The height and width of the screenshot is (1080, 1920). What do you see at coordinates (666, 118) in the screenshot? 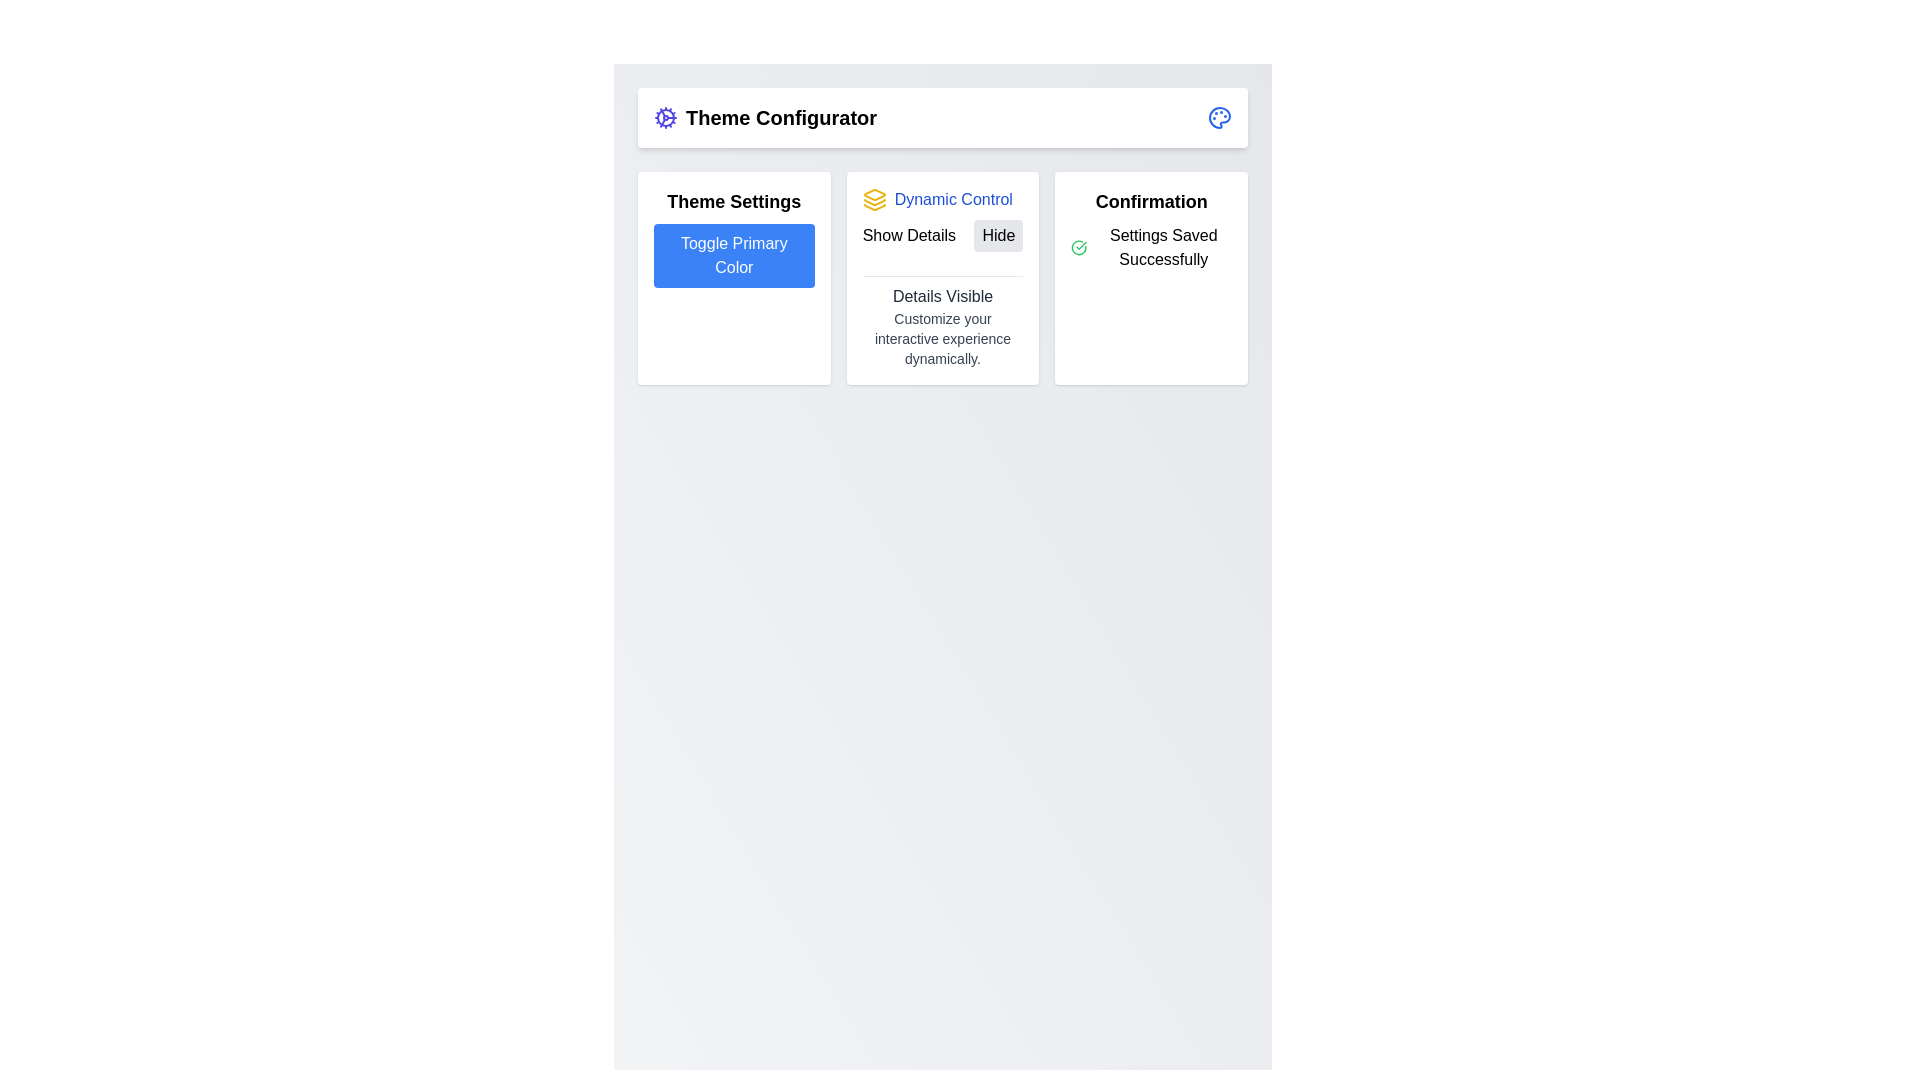
I see `the small blue-indigo gear icon located to the left of the 'Theme Configurator' header` at bounding box center [666, 118].